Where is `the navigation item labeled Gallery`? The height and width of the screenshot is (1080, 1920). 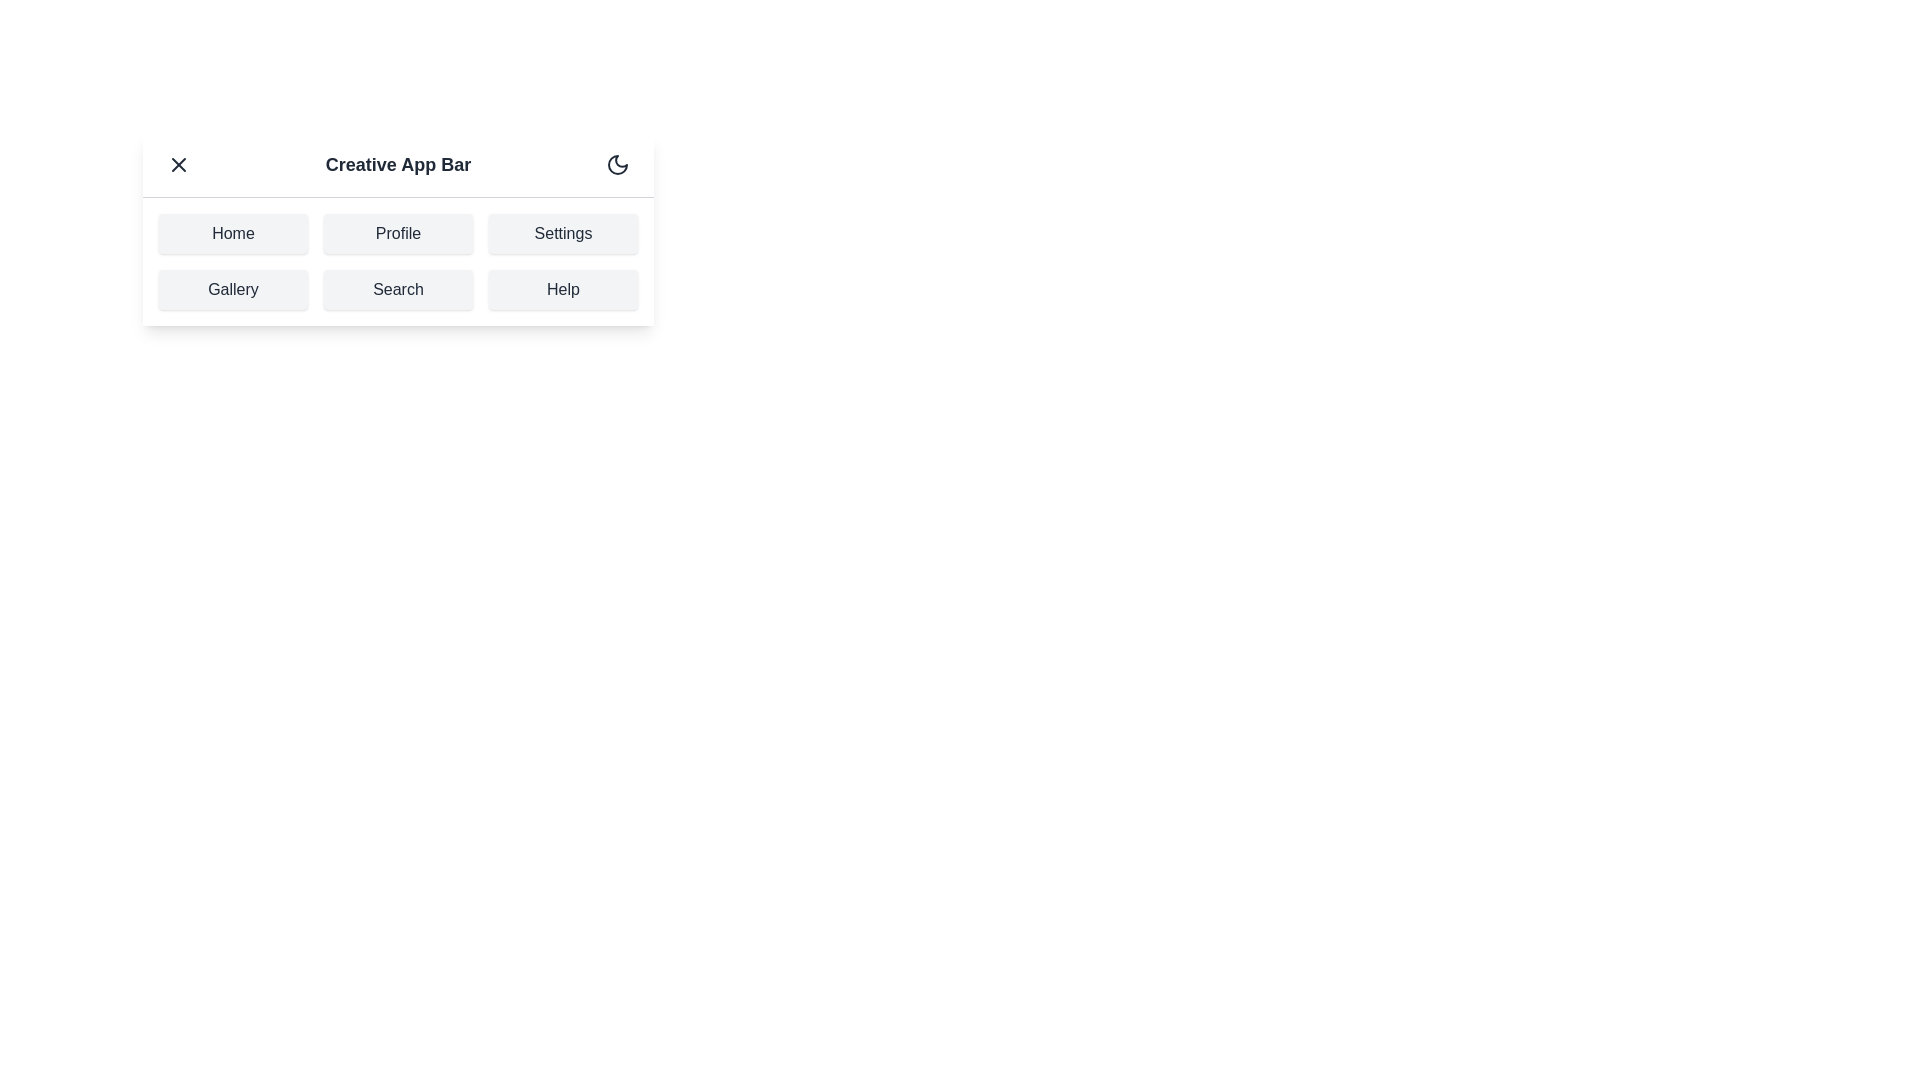
the navigation item labeled Gallery is located at coordinates (233, 289).